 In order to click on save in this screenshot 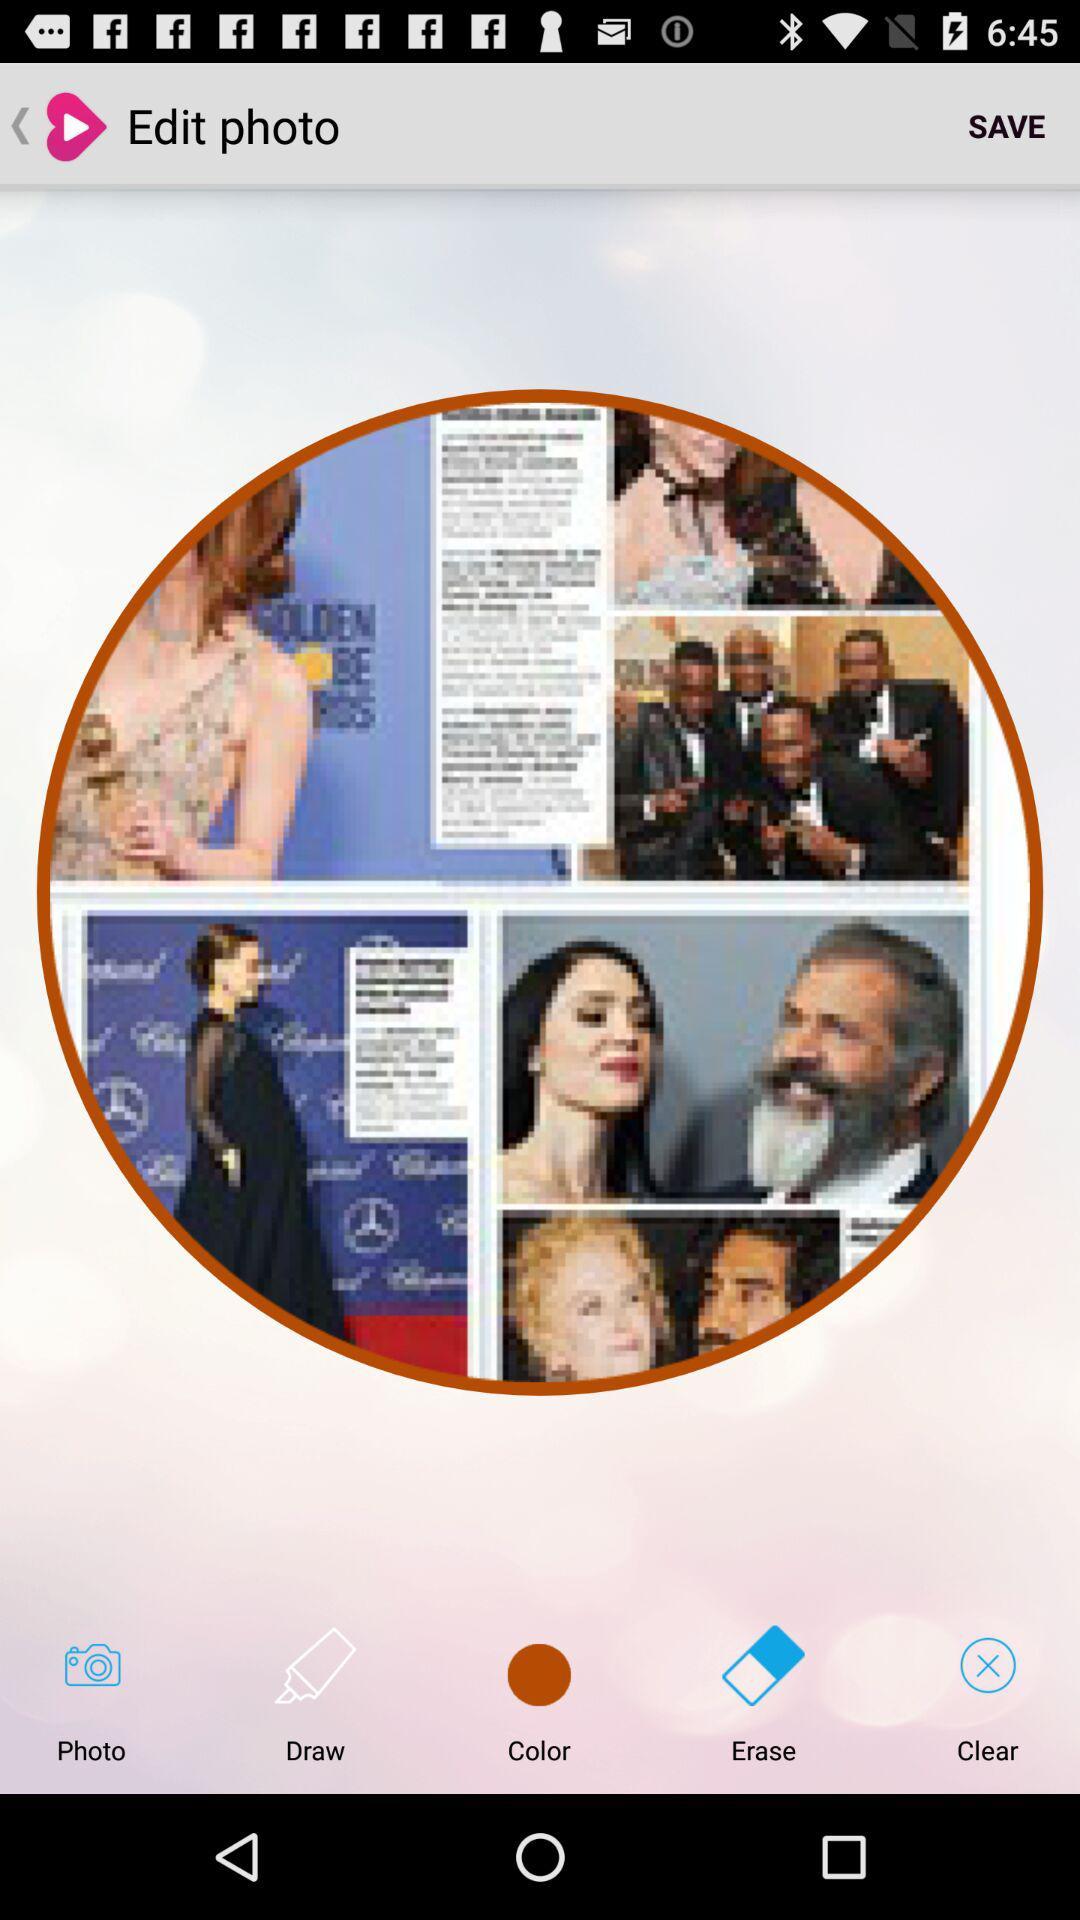, I will do `click(1006, 124)`.